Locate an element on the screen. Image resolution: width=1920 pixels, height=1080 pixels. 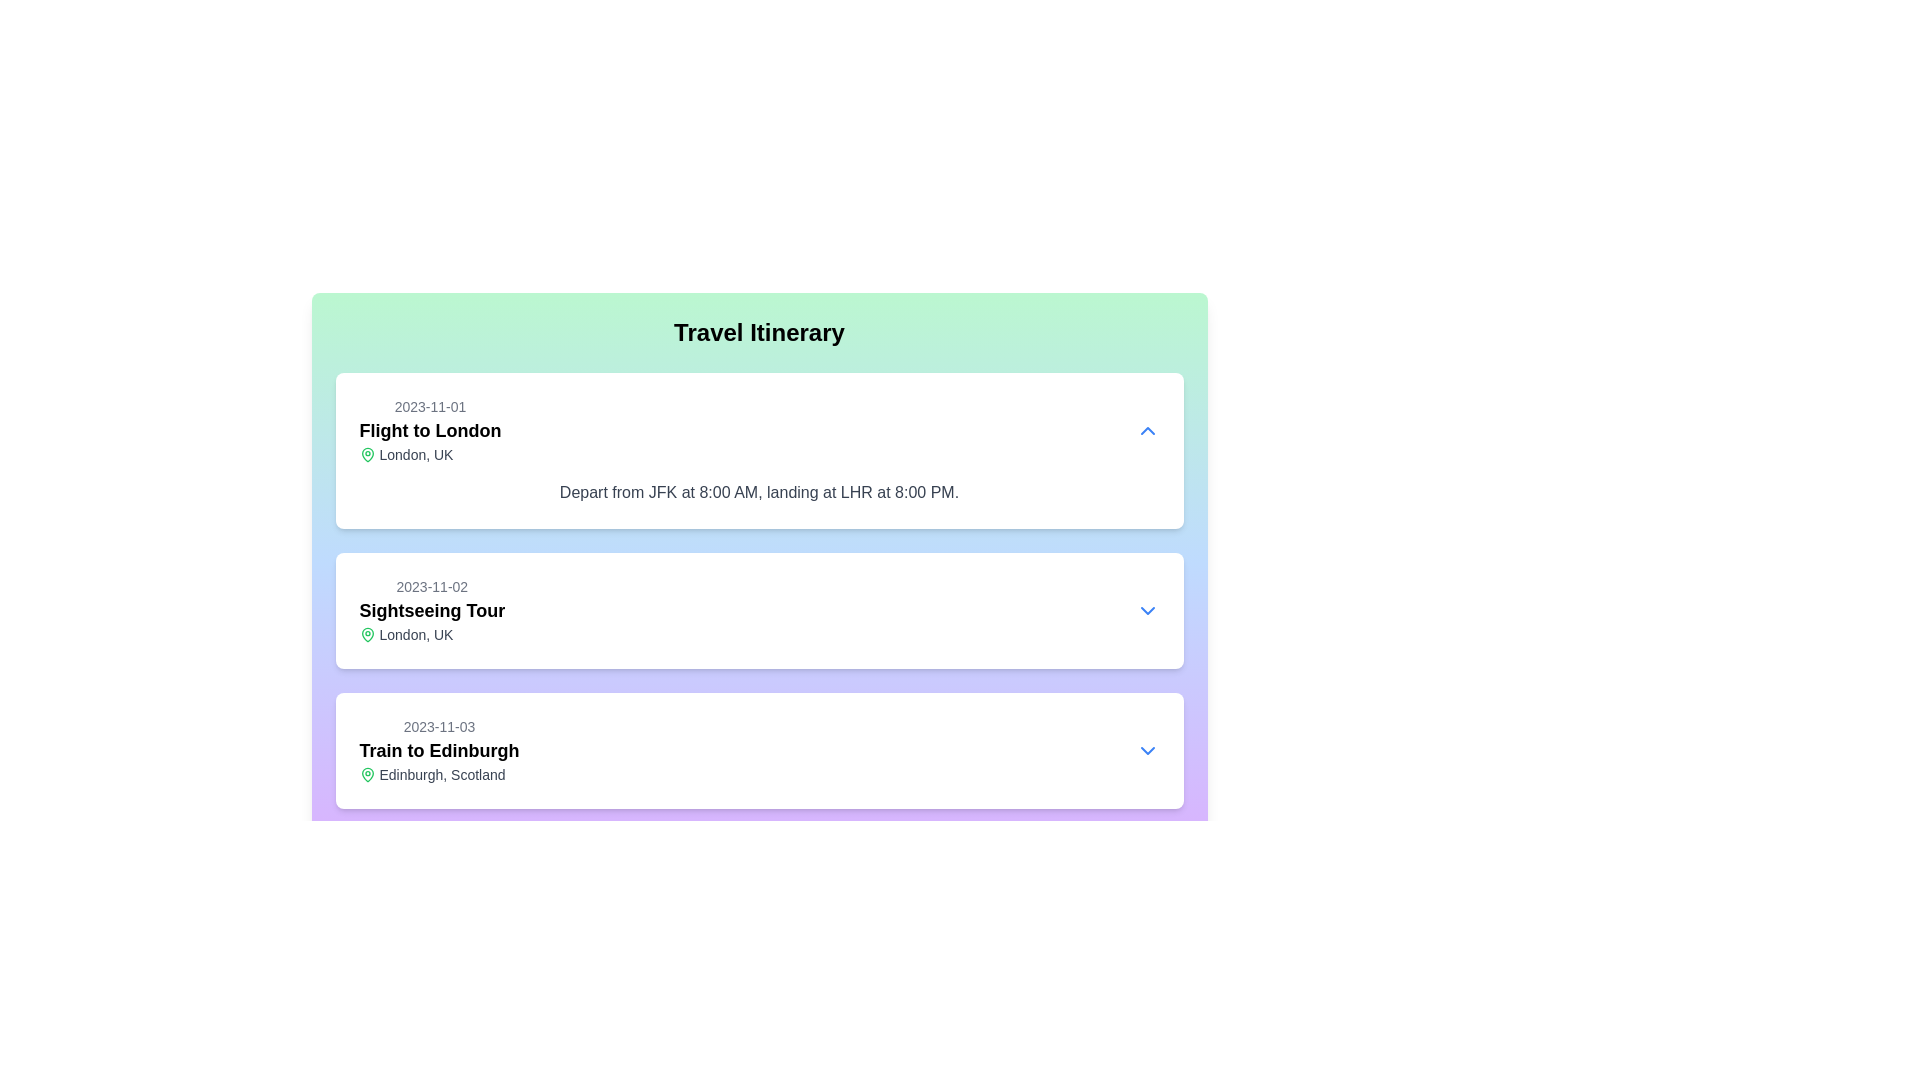
the text label displaying 'Train to Edinburgh' in bold and large font, which is centrally located under the section for '2023-11-03' in the travel itinerary interface is located at coordinates (438, 751).